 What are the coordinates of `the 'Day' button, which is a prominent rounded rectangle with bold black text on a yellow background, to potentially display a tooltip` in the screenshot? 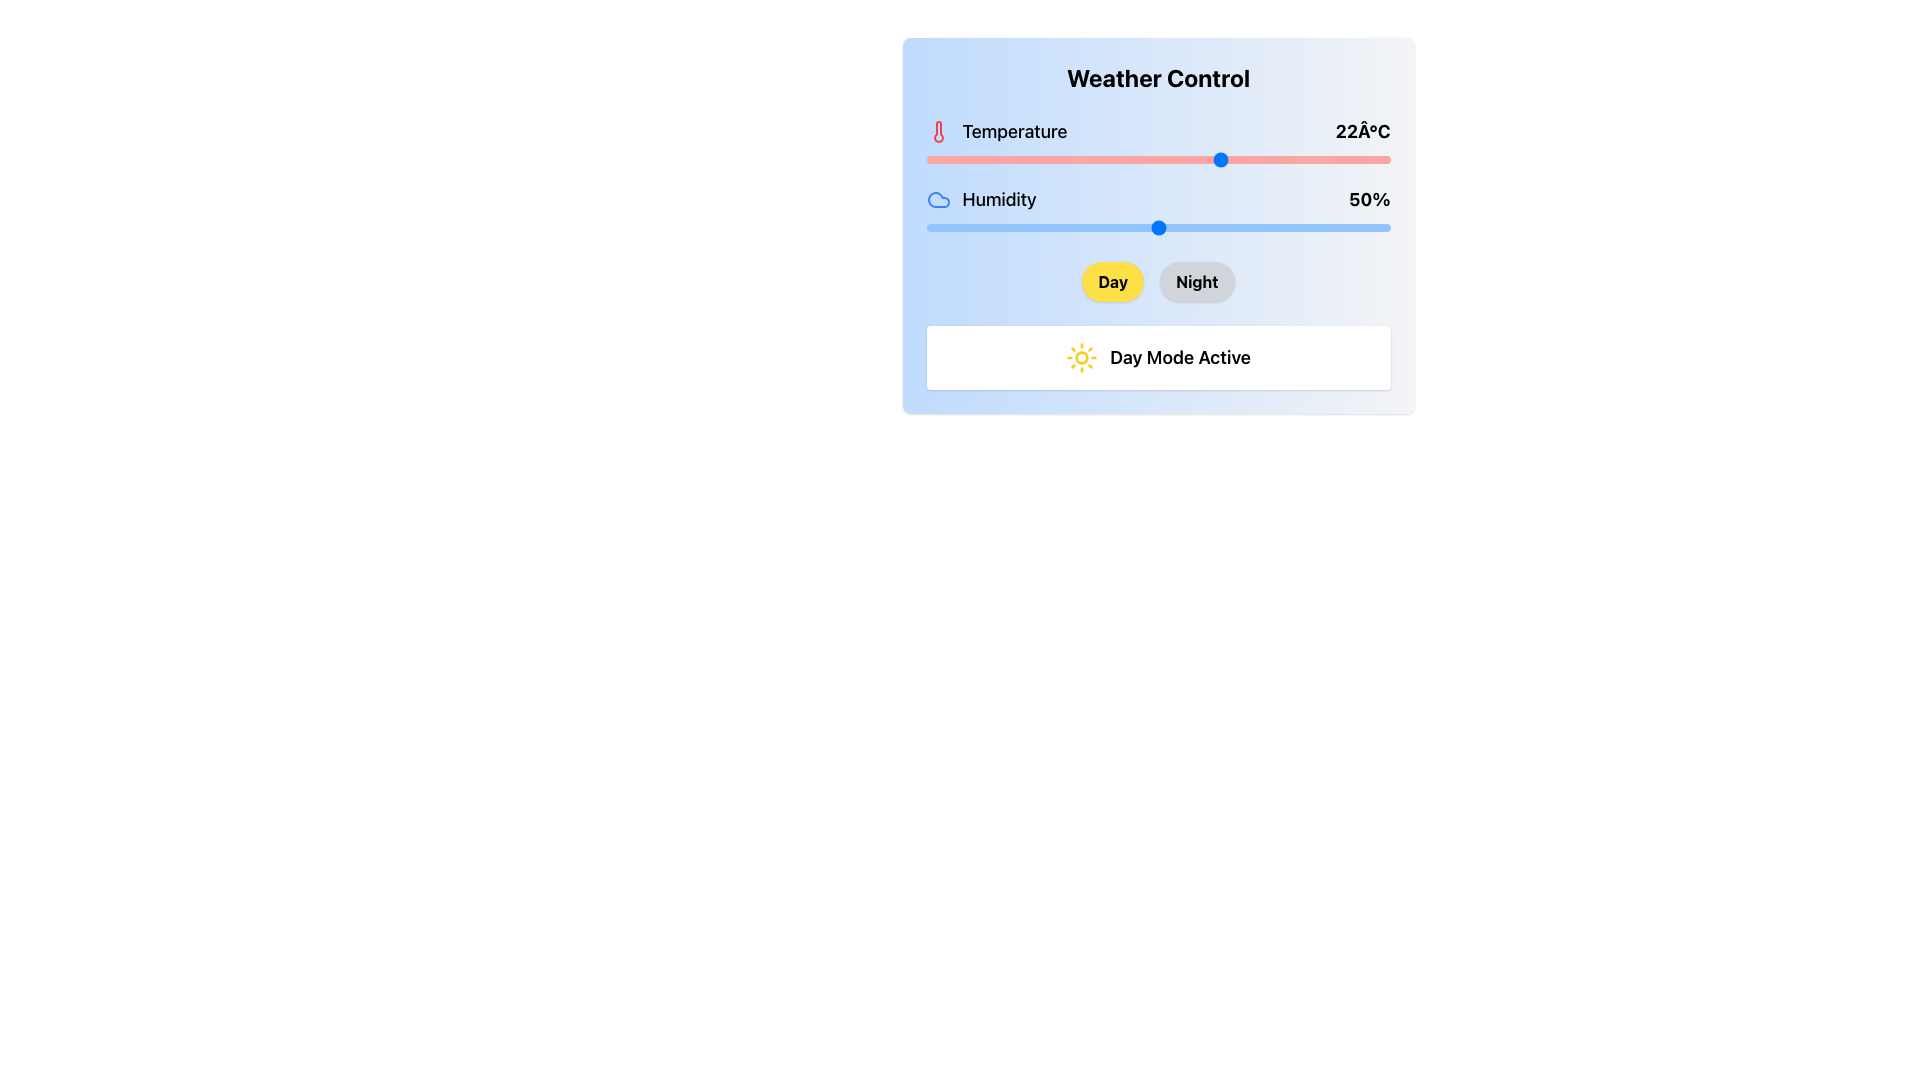 It's located at (1112, 281).